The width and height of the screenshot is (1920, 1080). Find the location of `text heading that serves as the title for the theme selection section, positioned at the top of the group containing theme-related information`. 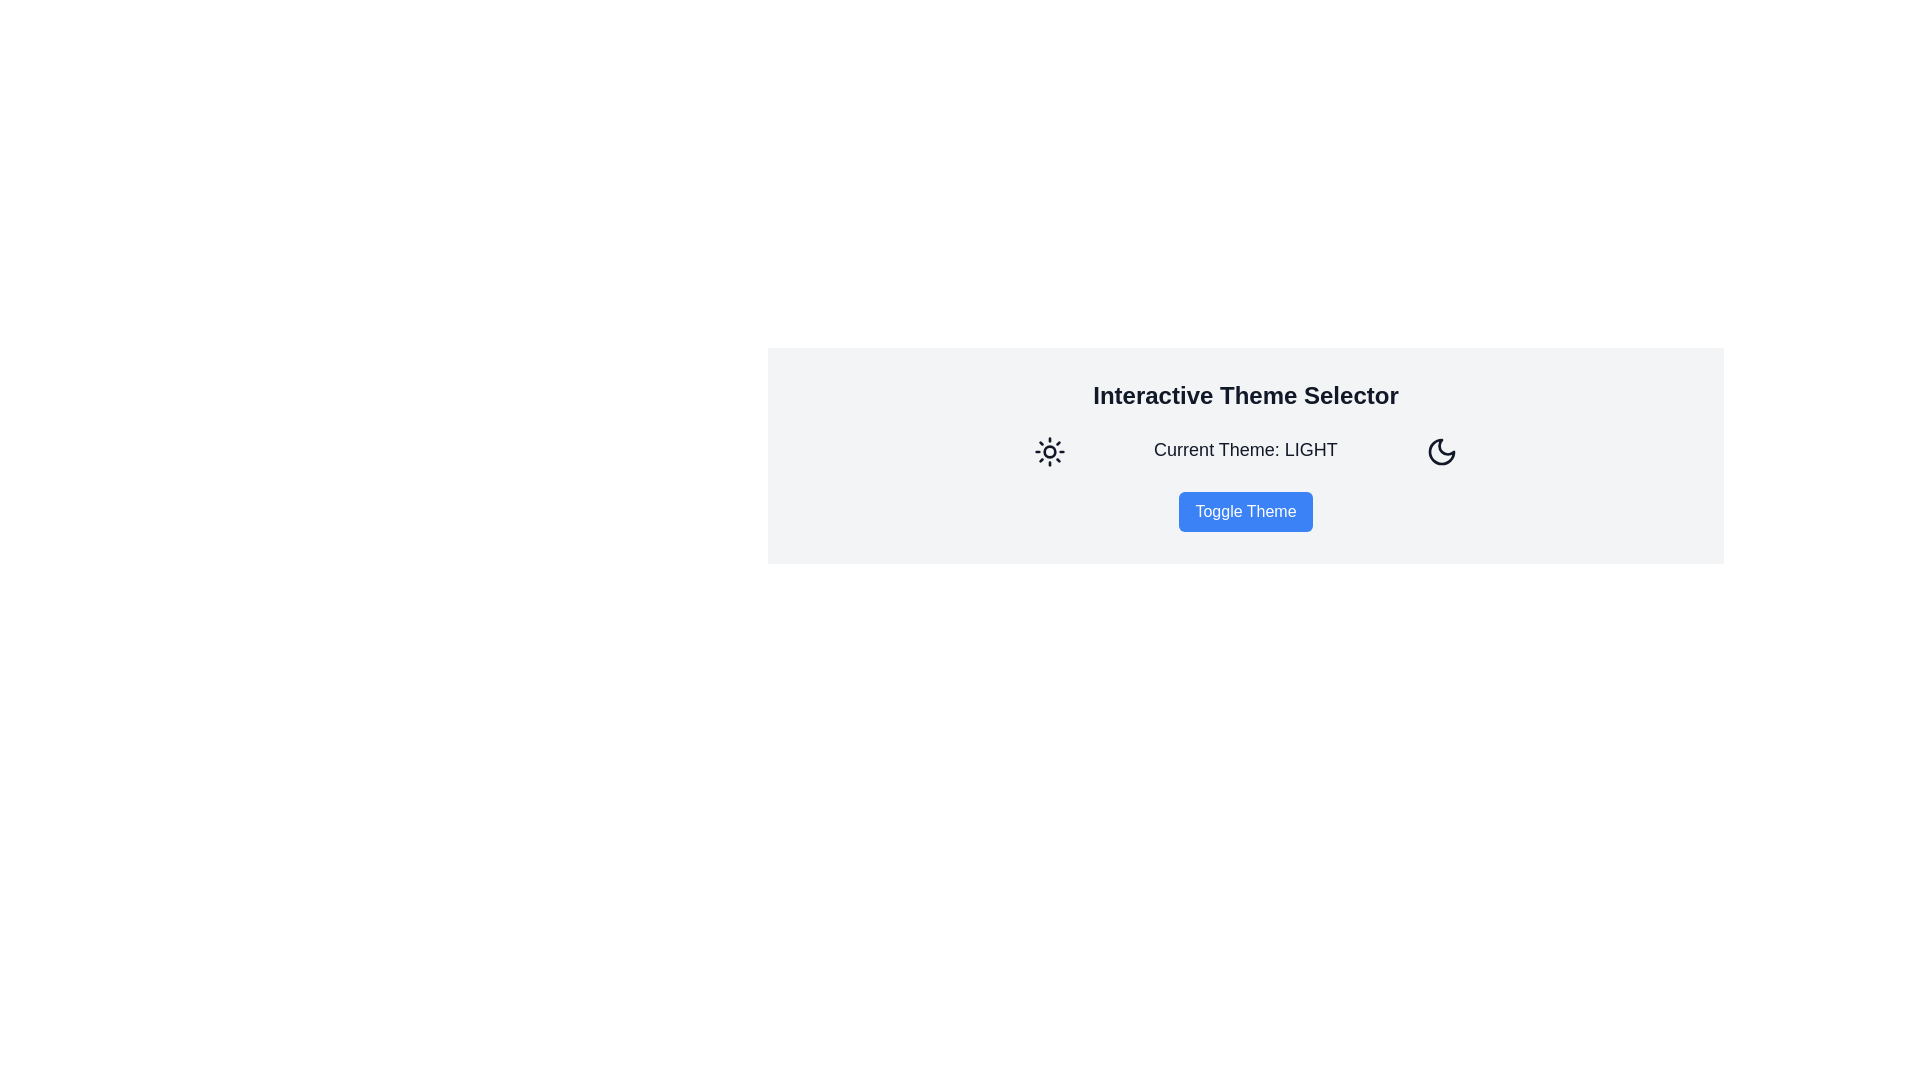

text heading that serves as the title for the theme selection section, positioned at the top of the group containing theme-related information is located at coordinates (1245, 396).